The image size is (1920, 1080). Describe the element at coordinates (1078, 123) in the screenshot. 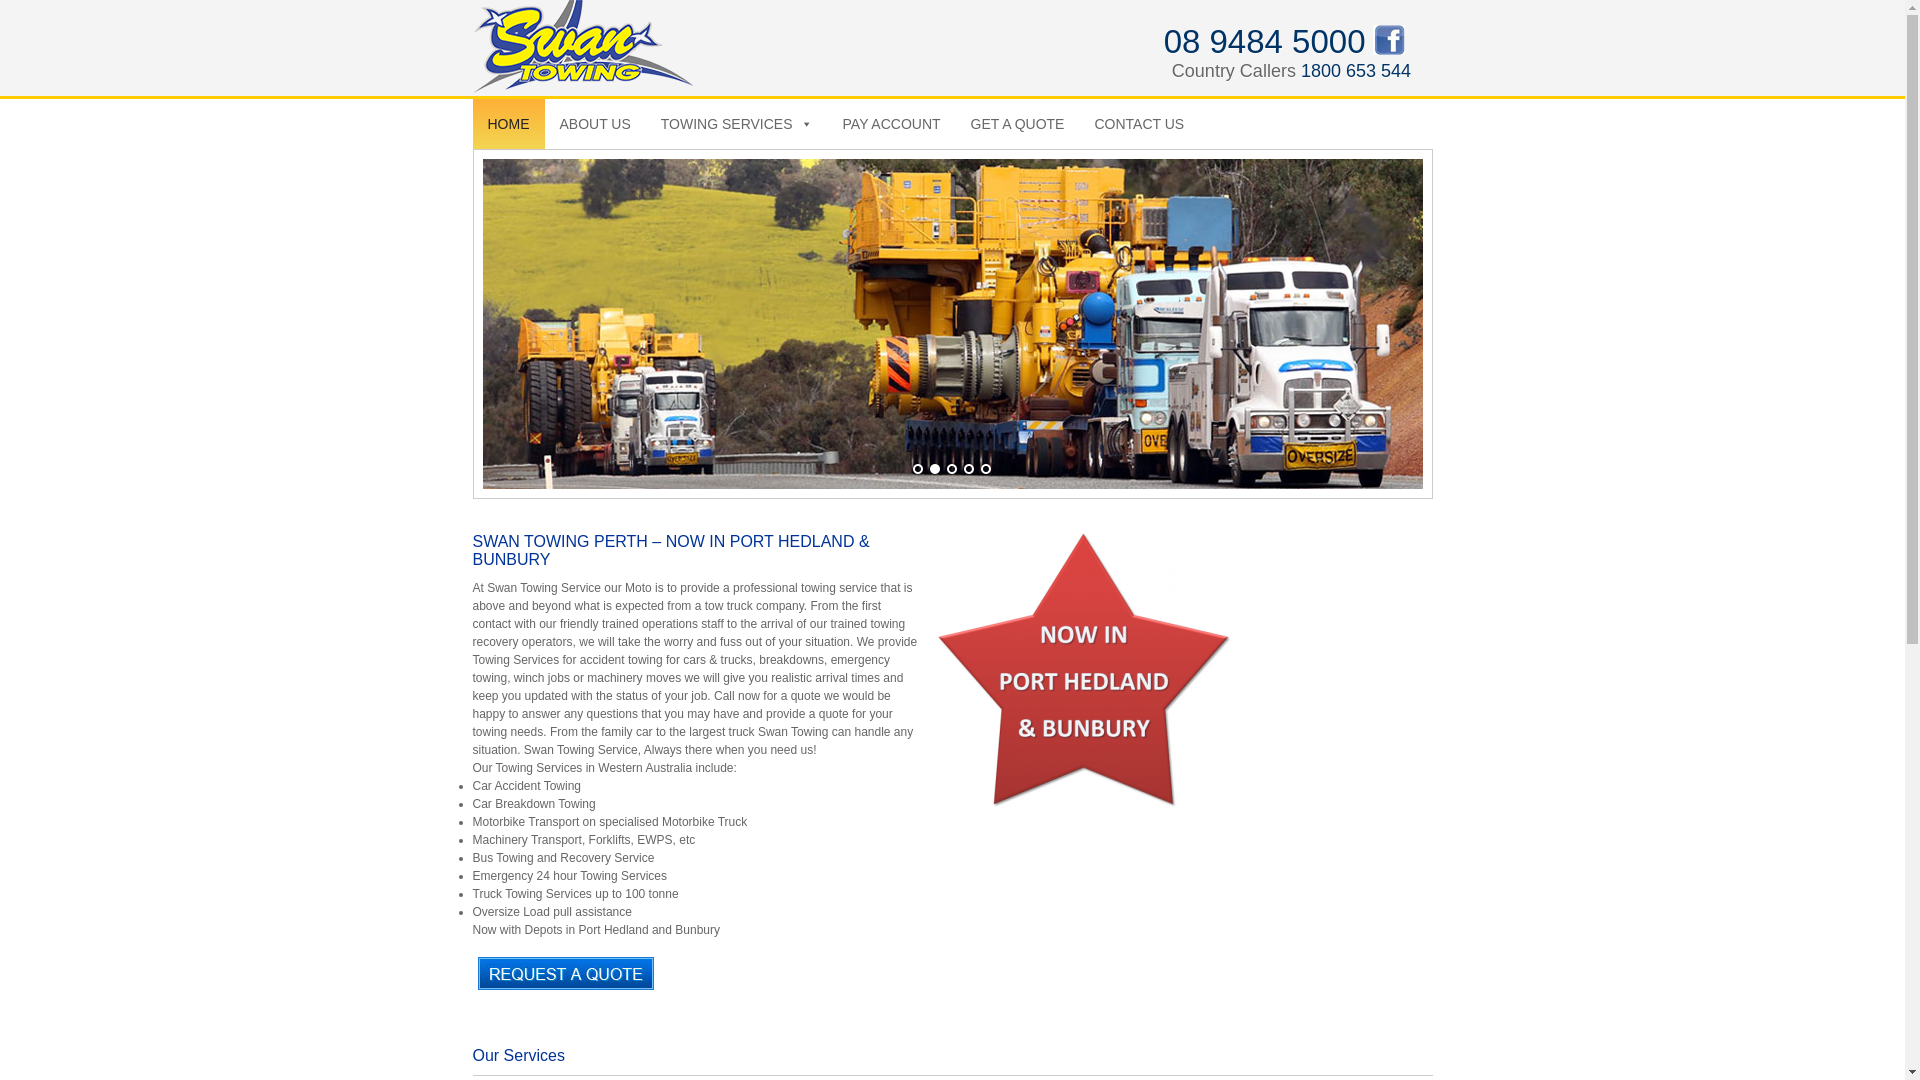

I see `'CONTACT US'` at that location.